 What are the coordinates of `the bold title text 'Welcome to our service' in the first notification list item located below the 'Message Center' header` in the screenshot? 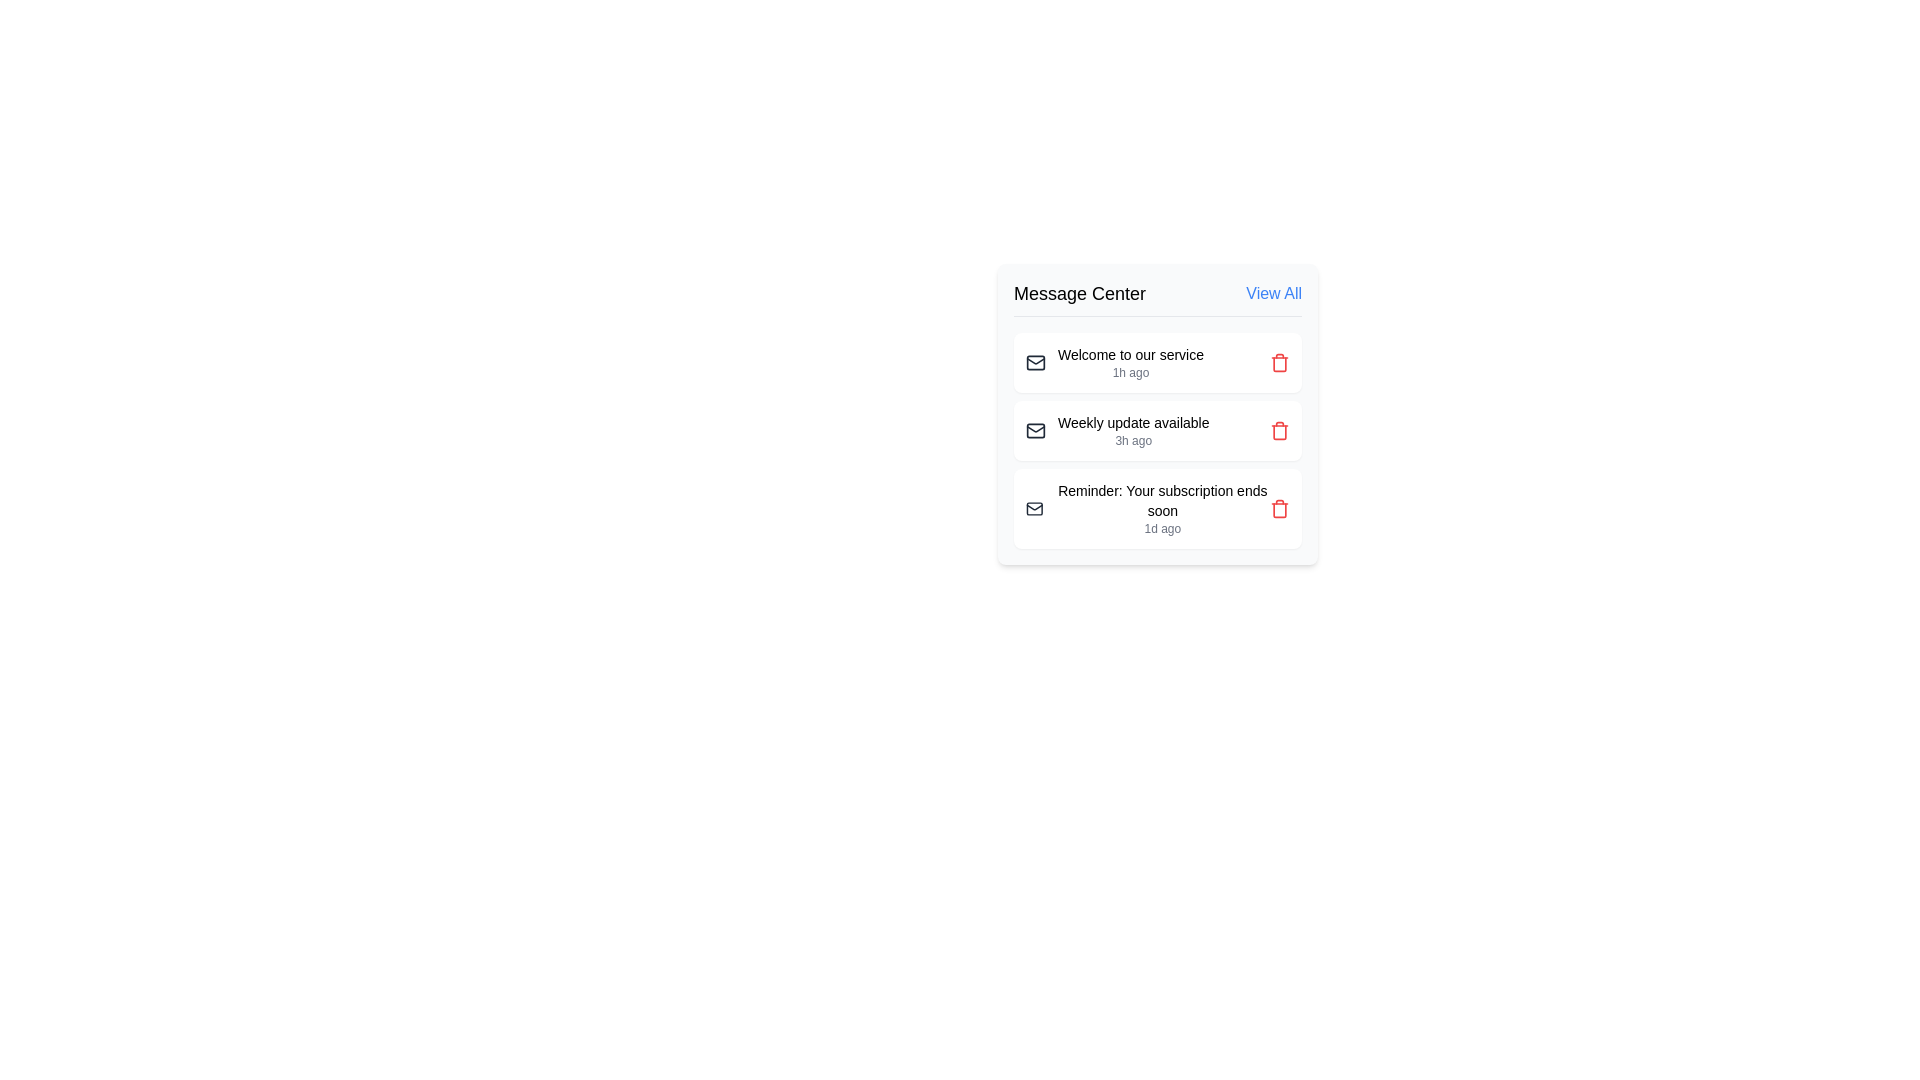 It's located at (1113, 362).